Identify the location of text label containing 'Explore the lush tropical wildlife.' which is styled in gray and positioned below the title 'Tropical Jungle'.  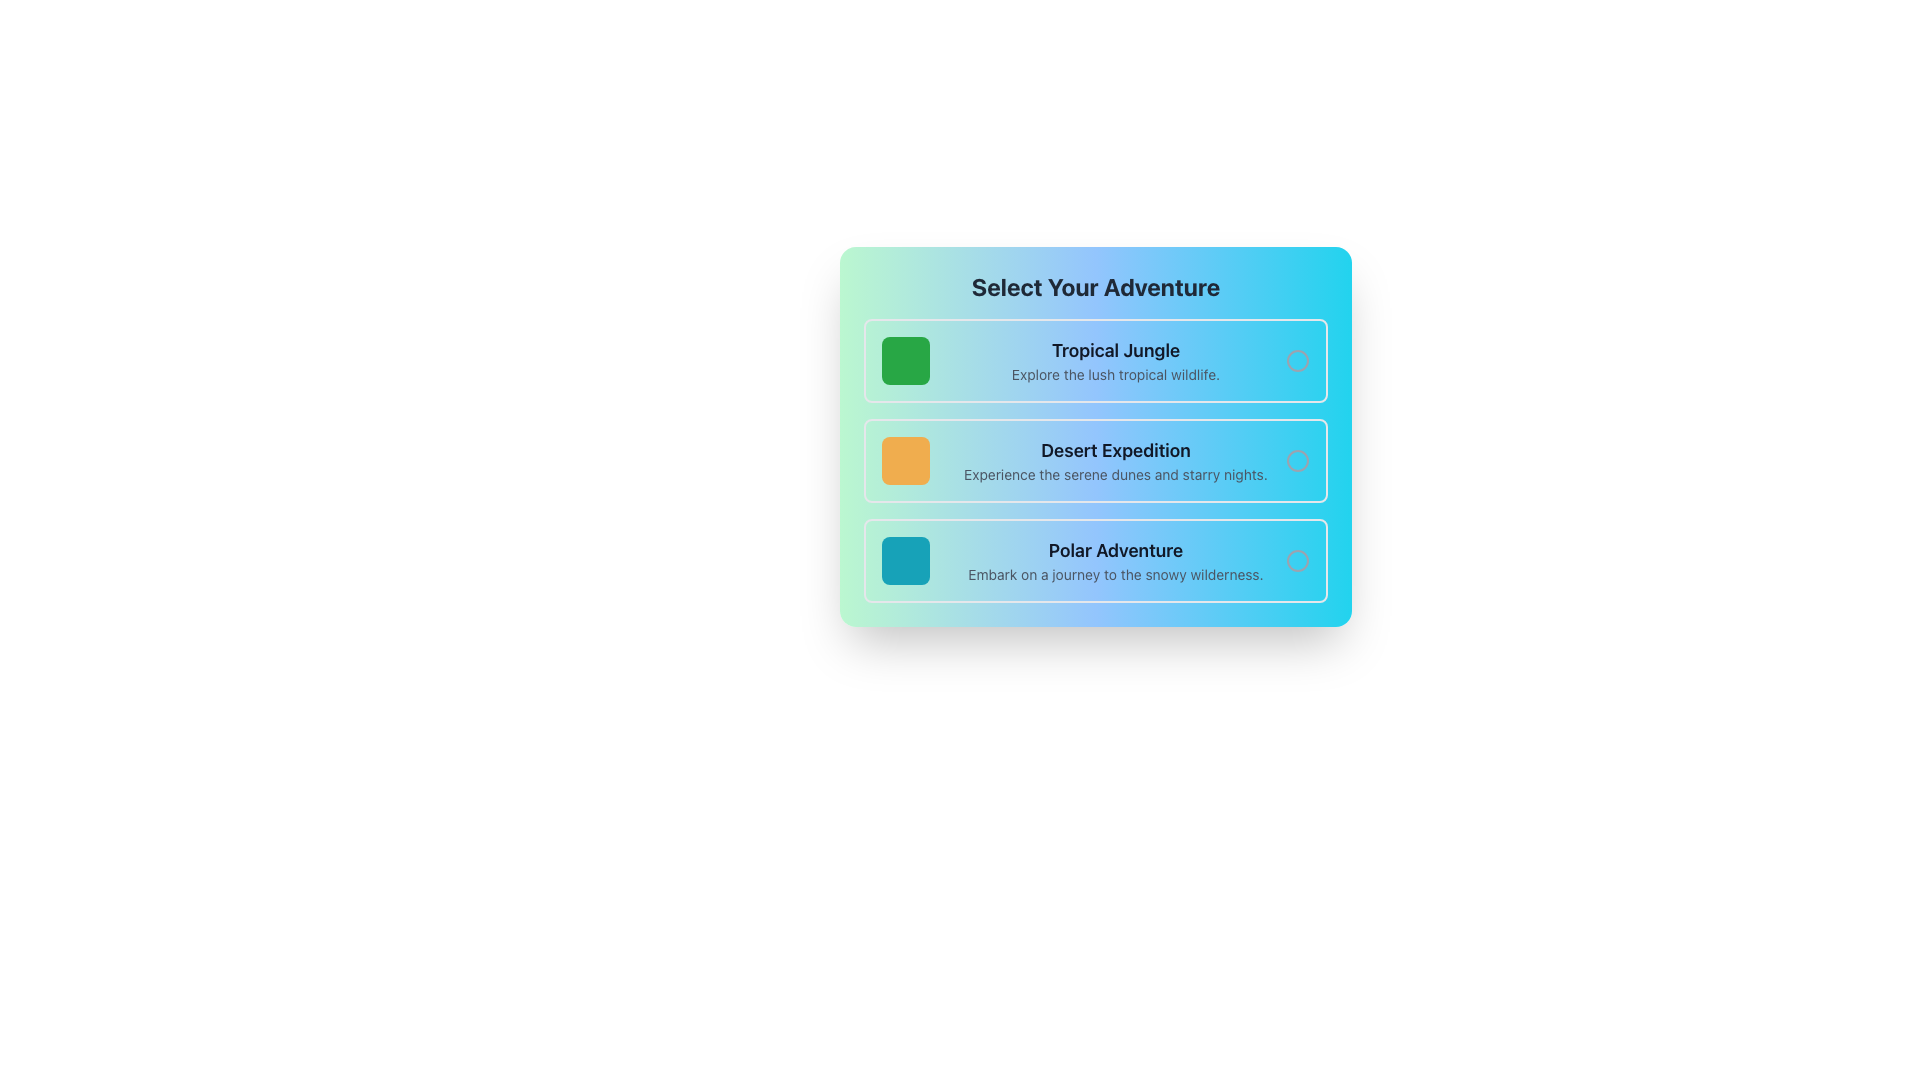
(1115, 374).